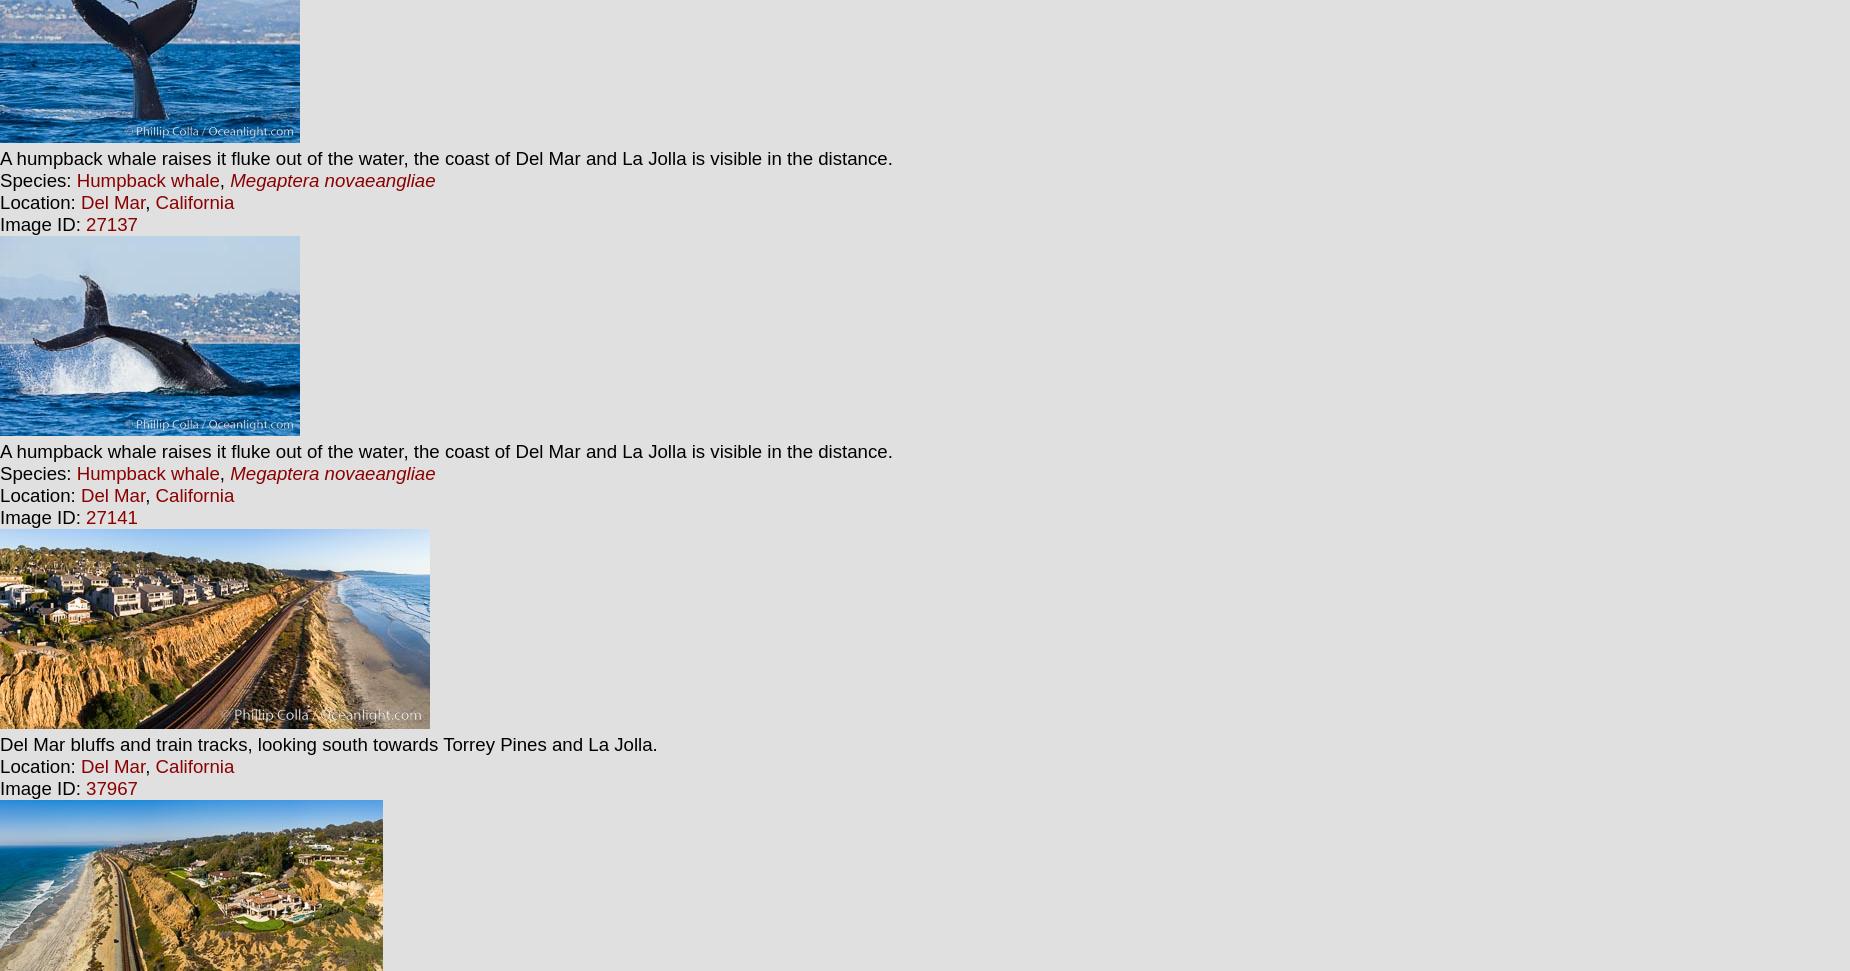  I want to click on '27137', so click(110, 224).